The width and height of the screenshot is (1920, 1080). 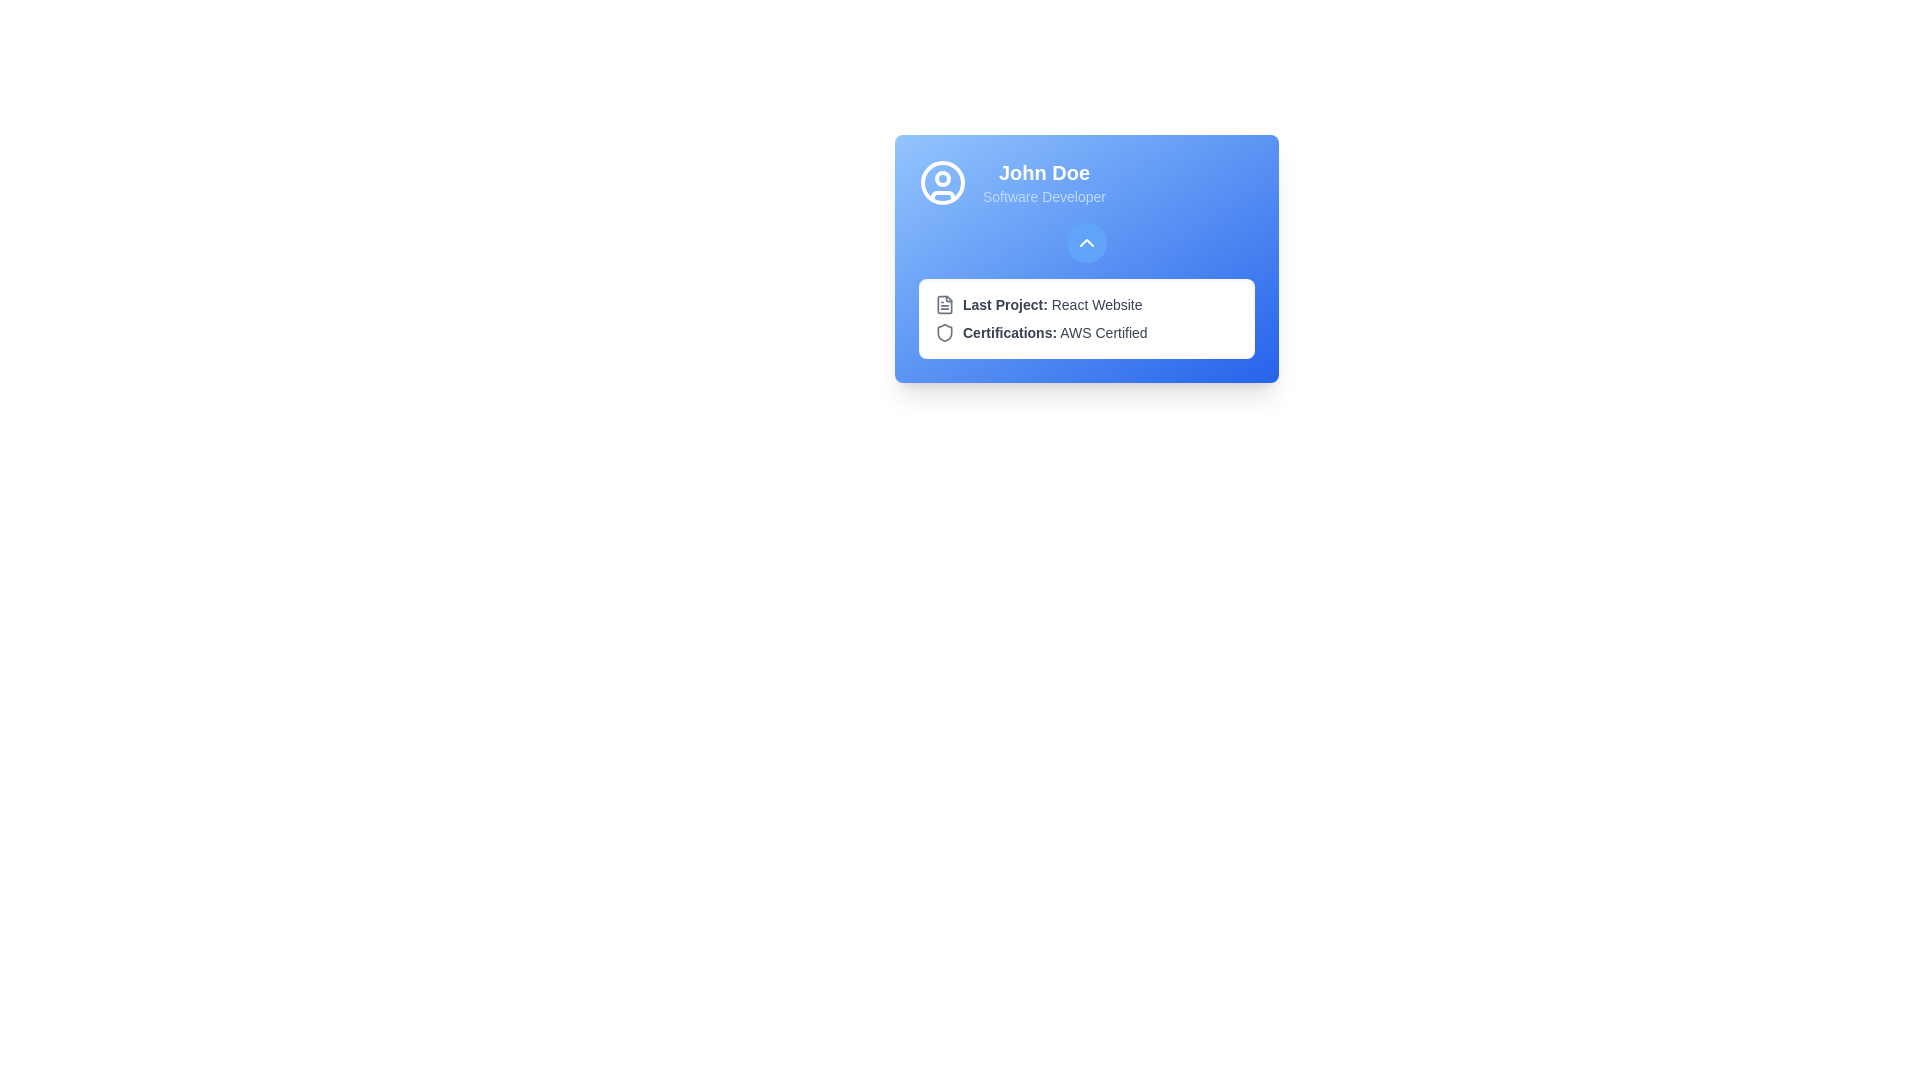 I want to click on the user profile icon, which is a prominent circular icon with a blue background, located in the top-left area of a card-like structure beside the text 'John Doe' and 'Software Developer', so click(x=941, y=182).